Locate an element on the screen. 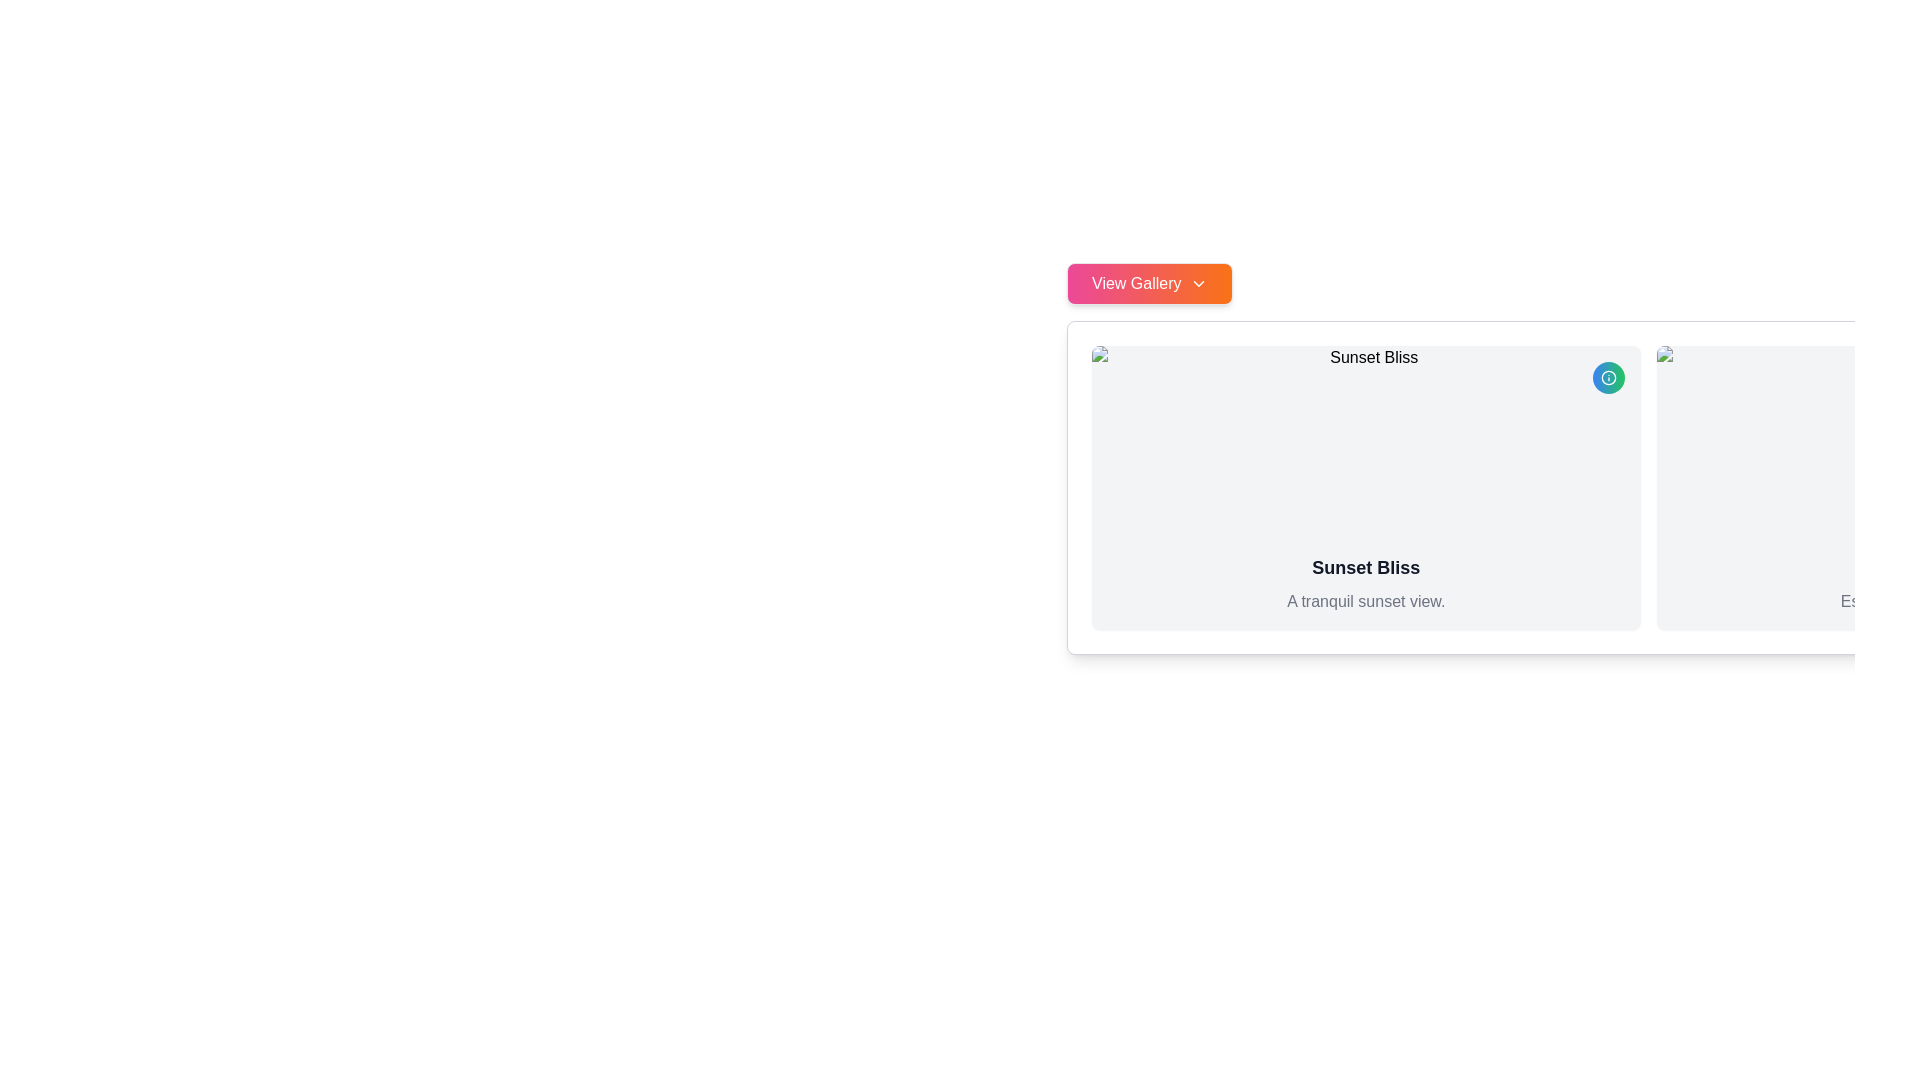 The height and width of the screenshot is (1080, 1920). the 'View Gallery' button that contains a downward-facing chevron icon, which is styled as an arrow and located to the right of the text 'View Gallery' is located at coordinates (1198, 284).